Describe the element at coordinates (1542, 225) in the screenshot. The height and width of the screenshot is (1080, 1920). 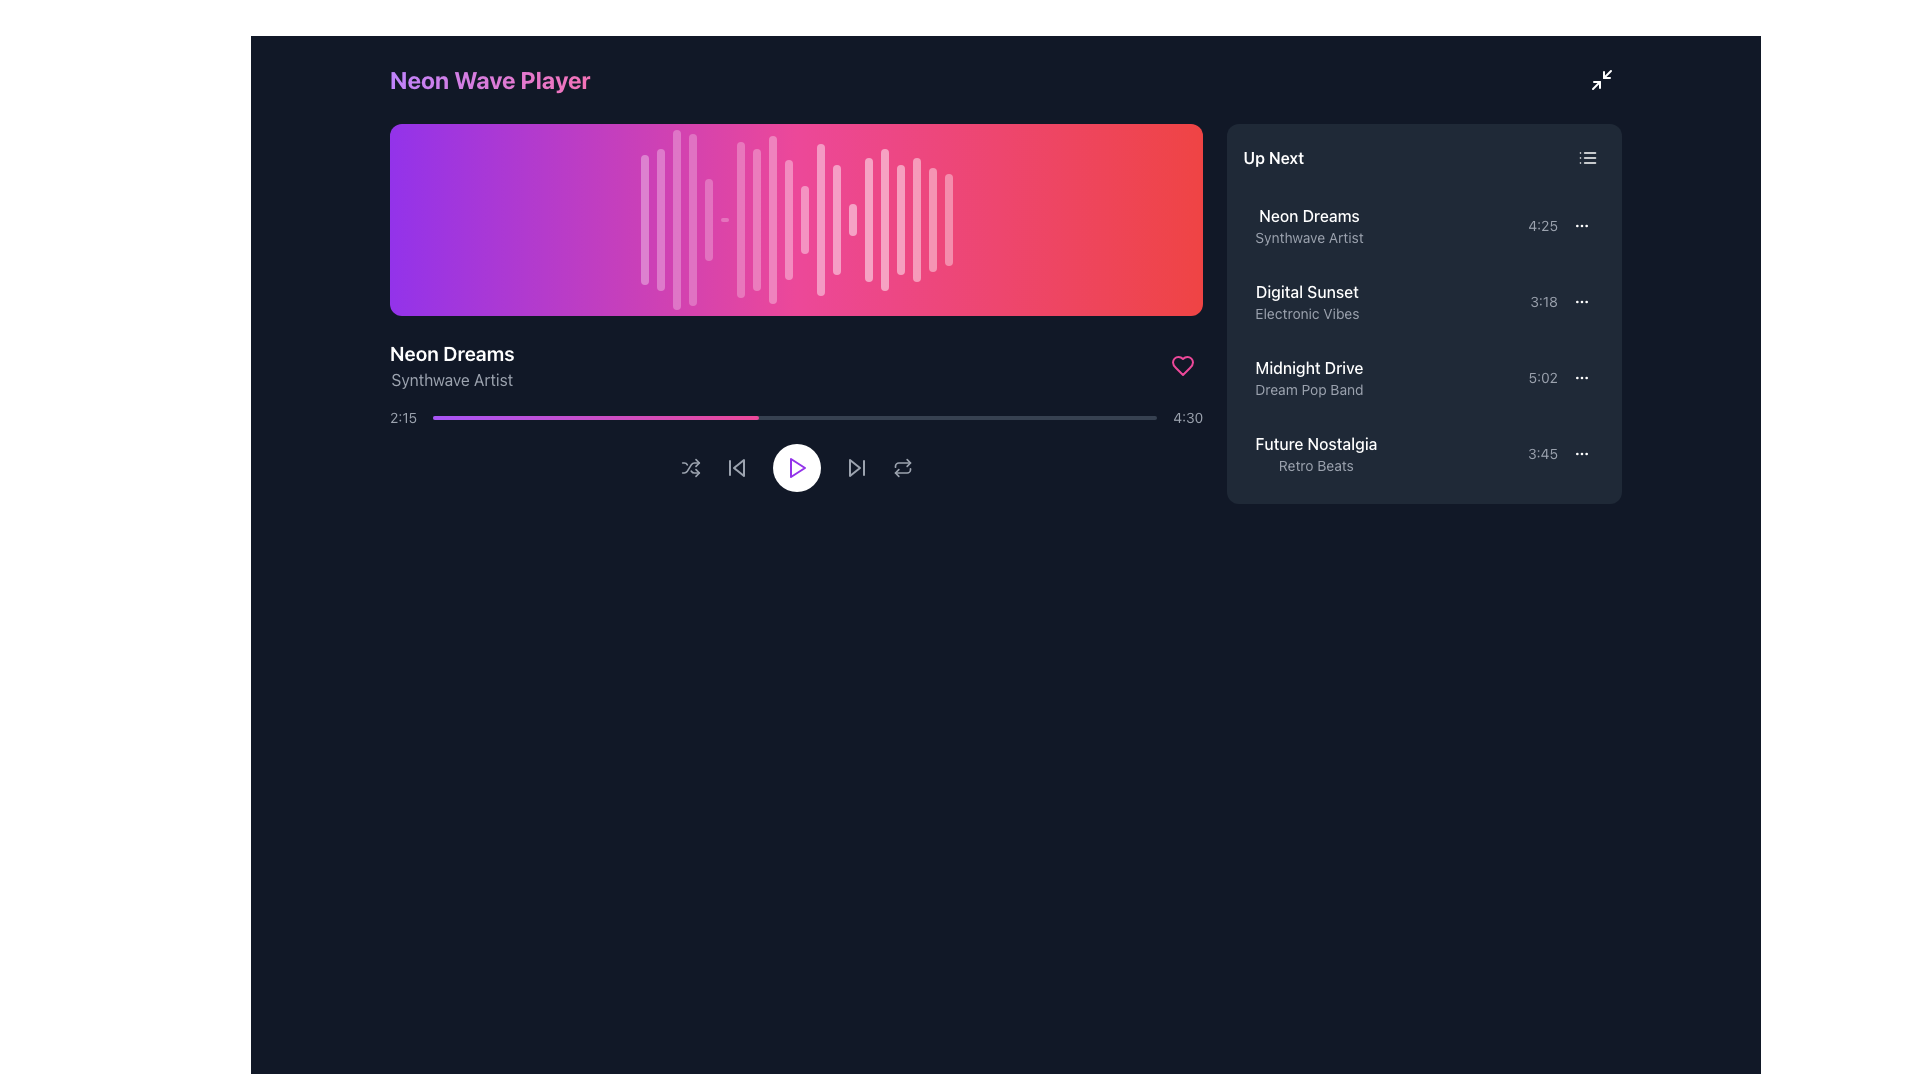
I see `the text label displaying '4:25' that is styled with a small font size and gray color, located within the 'Up Next' section of the interface, aligned to the right of the song 'Neon Dreams'` at that location.